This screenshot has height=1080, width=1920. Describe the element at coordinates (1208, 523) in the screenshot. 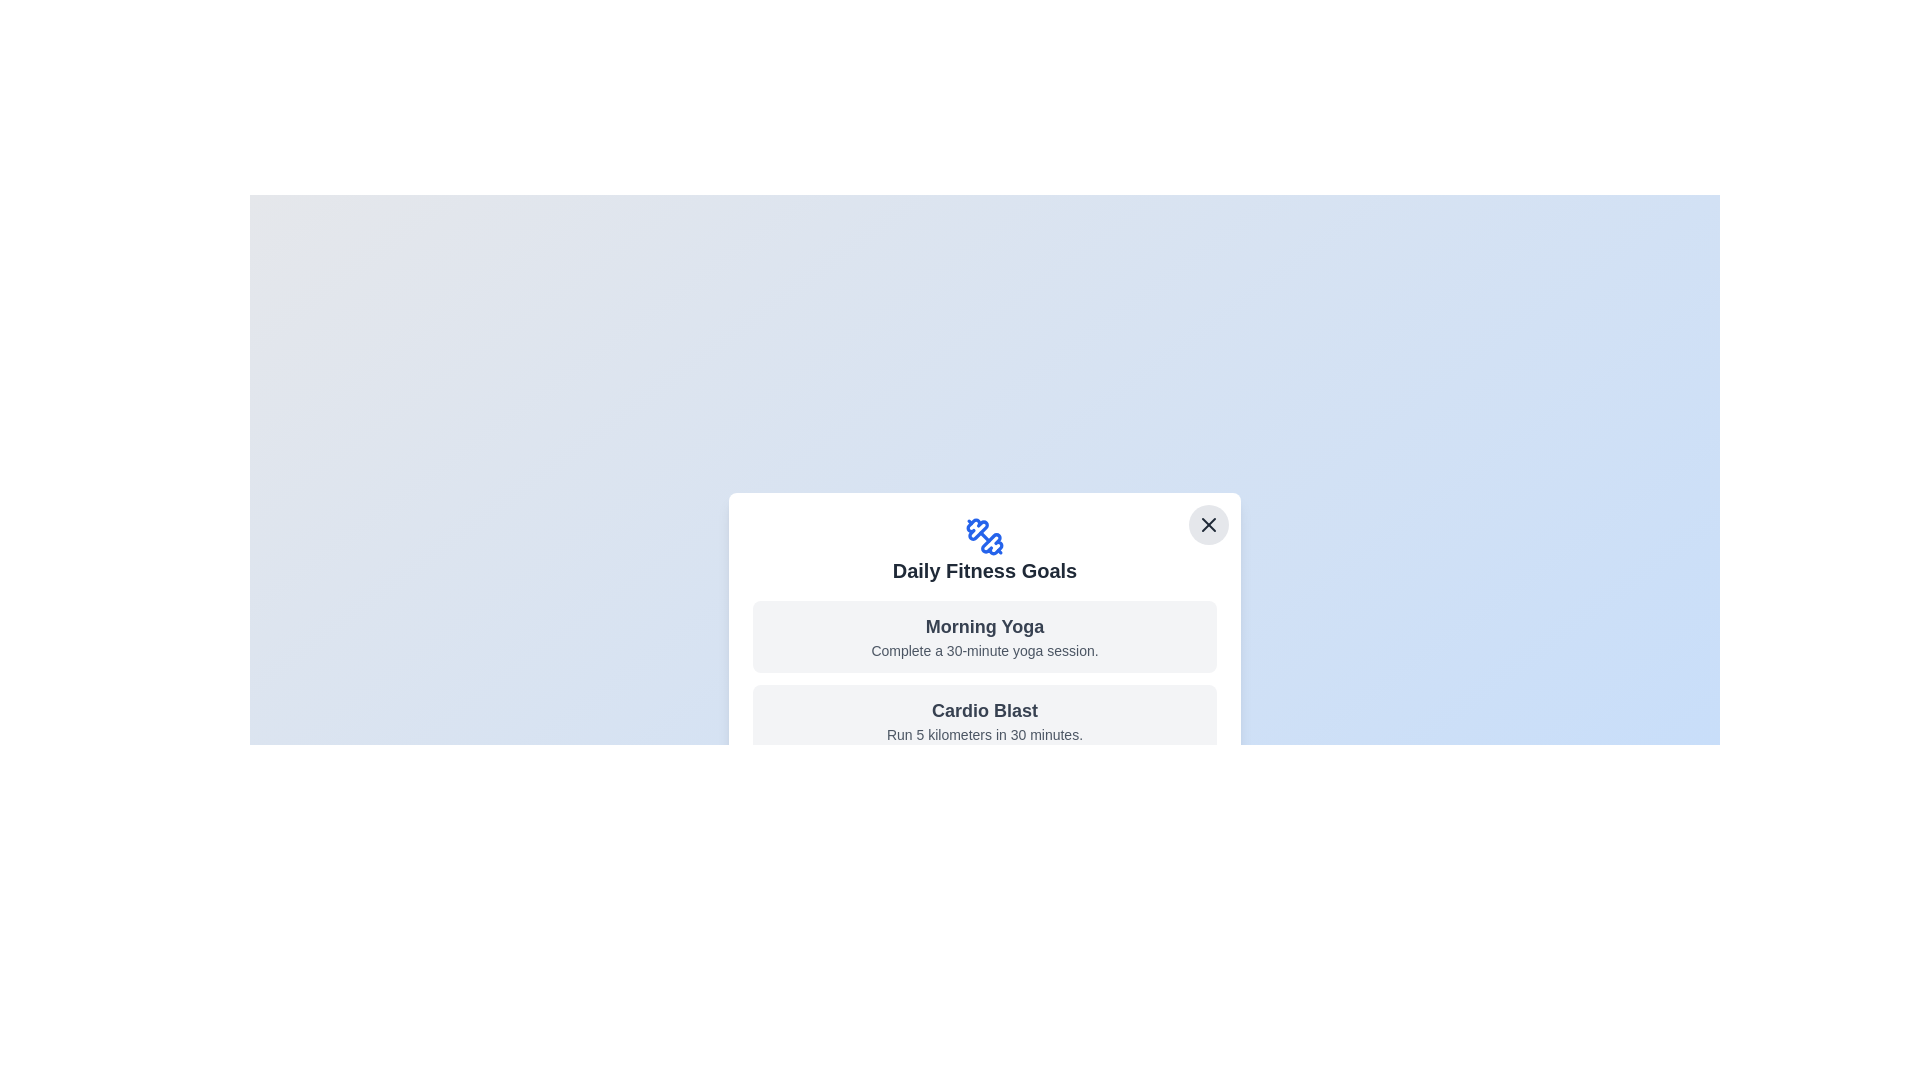

I see `the close icon button located at the top-right corner of the 'Daily Fitness Goals' modal dialog` at that location.